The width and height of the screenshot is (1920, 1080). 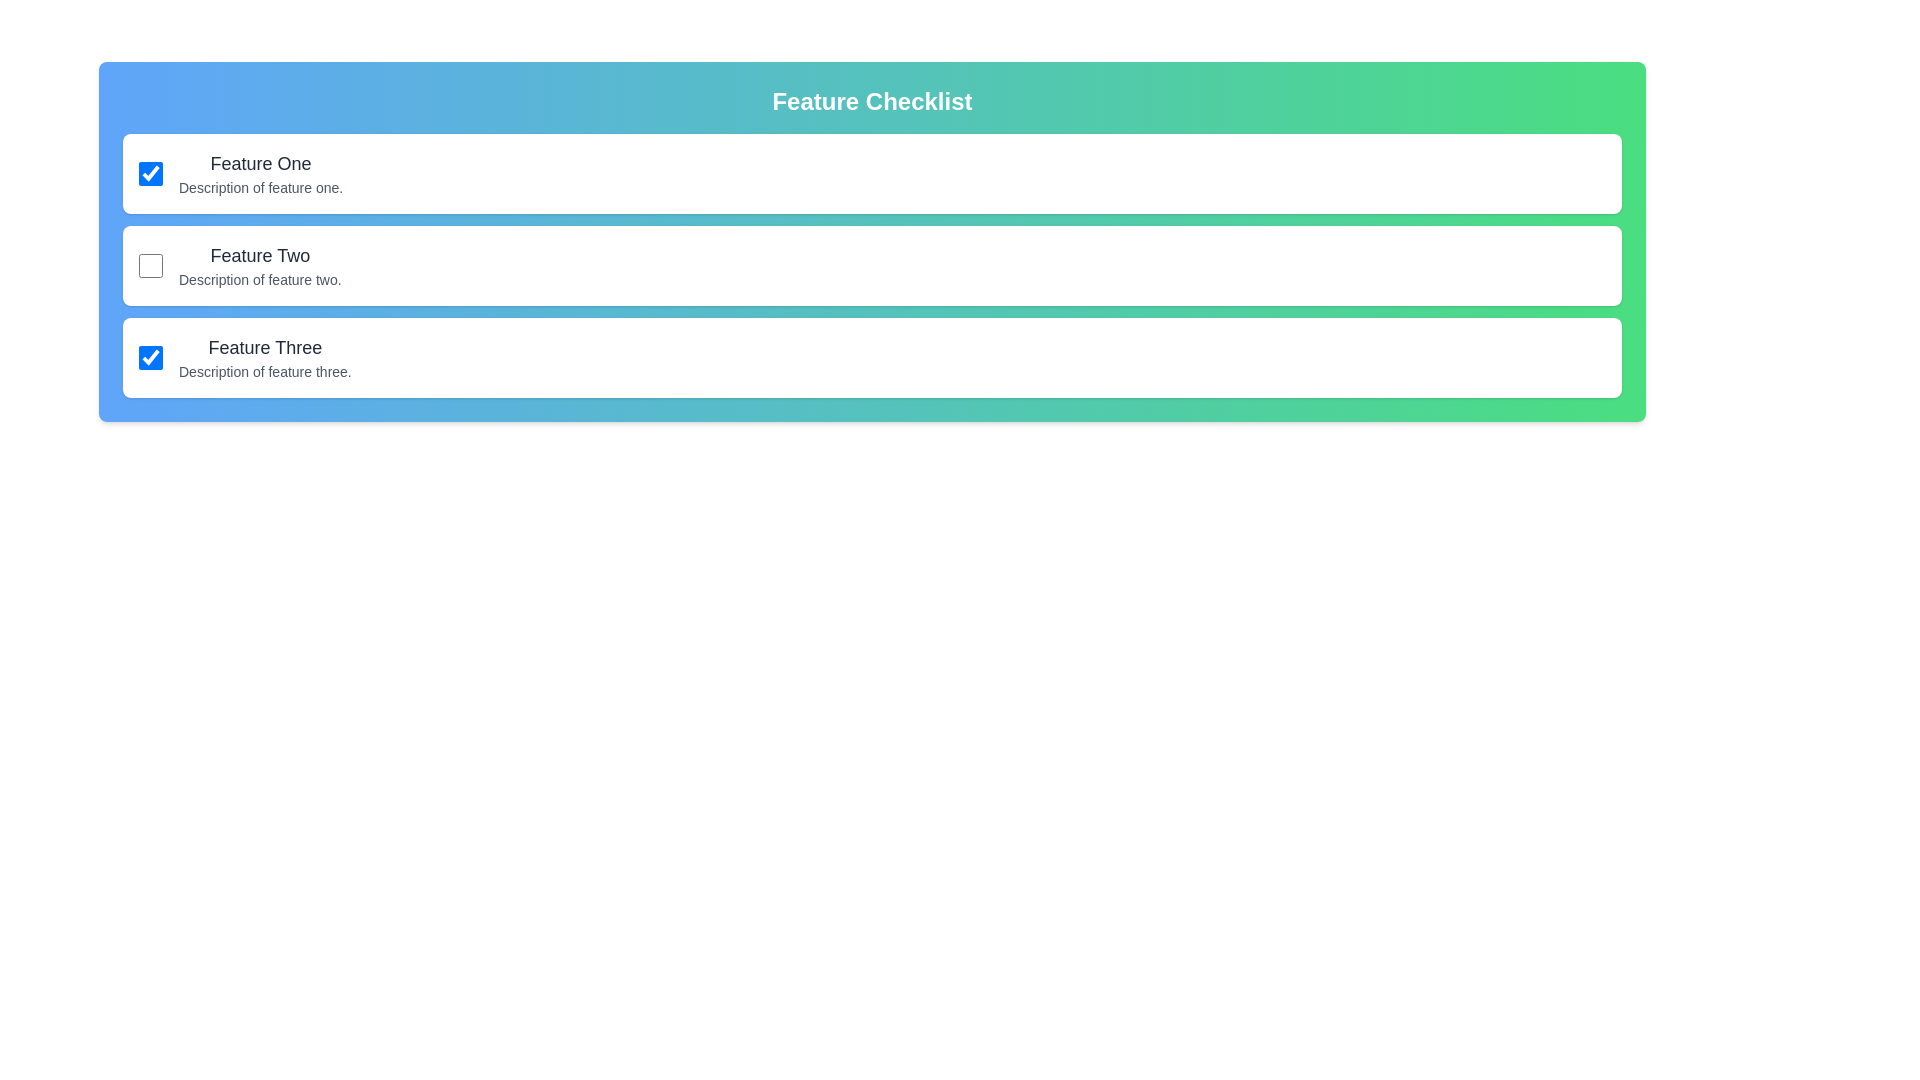 What do you see at coordinates (263, 346) in the screenshot?
I see `the title of the feature Feature Three to focus or select it` at bounding box center [263, 346].